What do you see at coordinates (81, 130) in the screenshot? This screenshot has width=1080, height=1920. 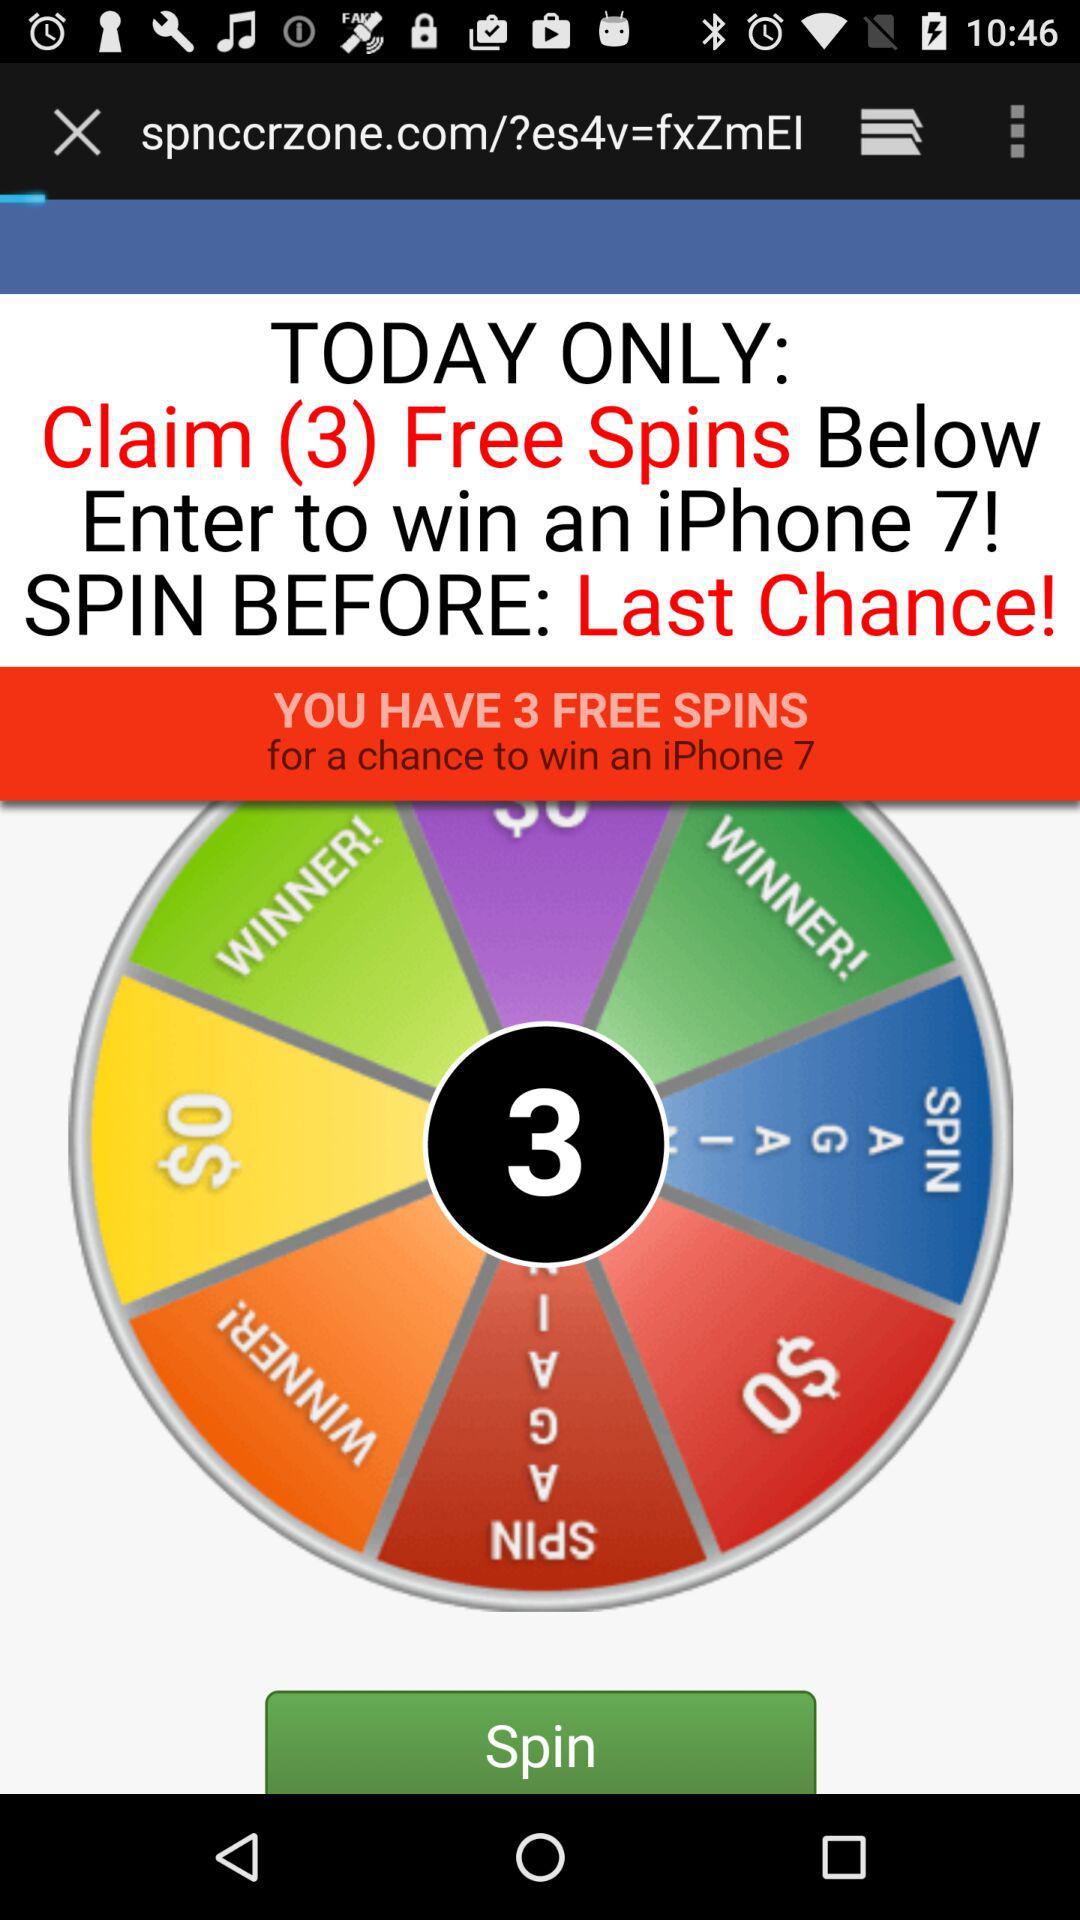 I see `icon at the top left corner` at bounding box center [81, 130].